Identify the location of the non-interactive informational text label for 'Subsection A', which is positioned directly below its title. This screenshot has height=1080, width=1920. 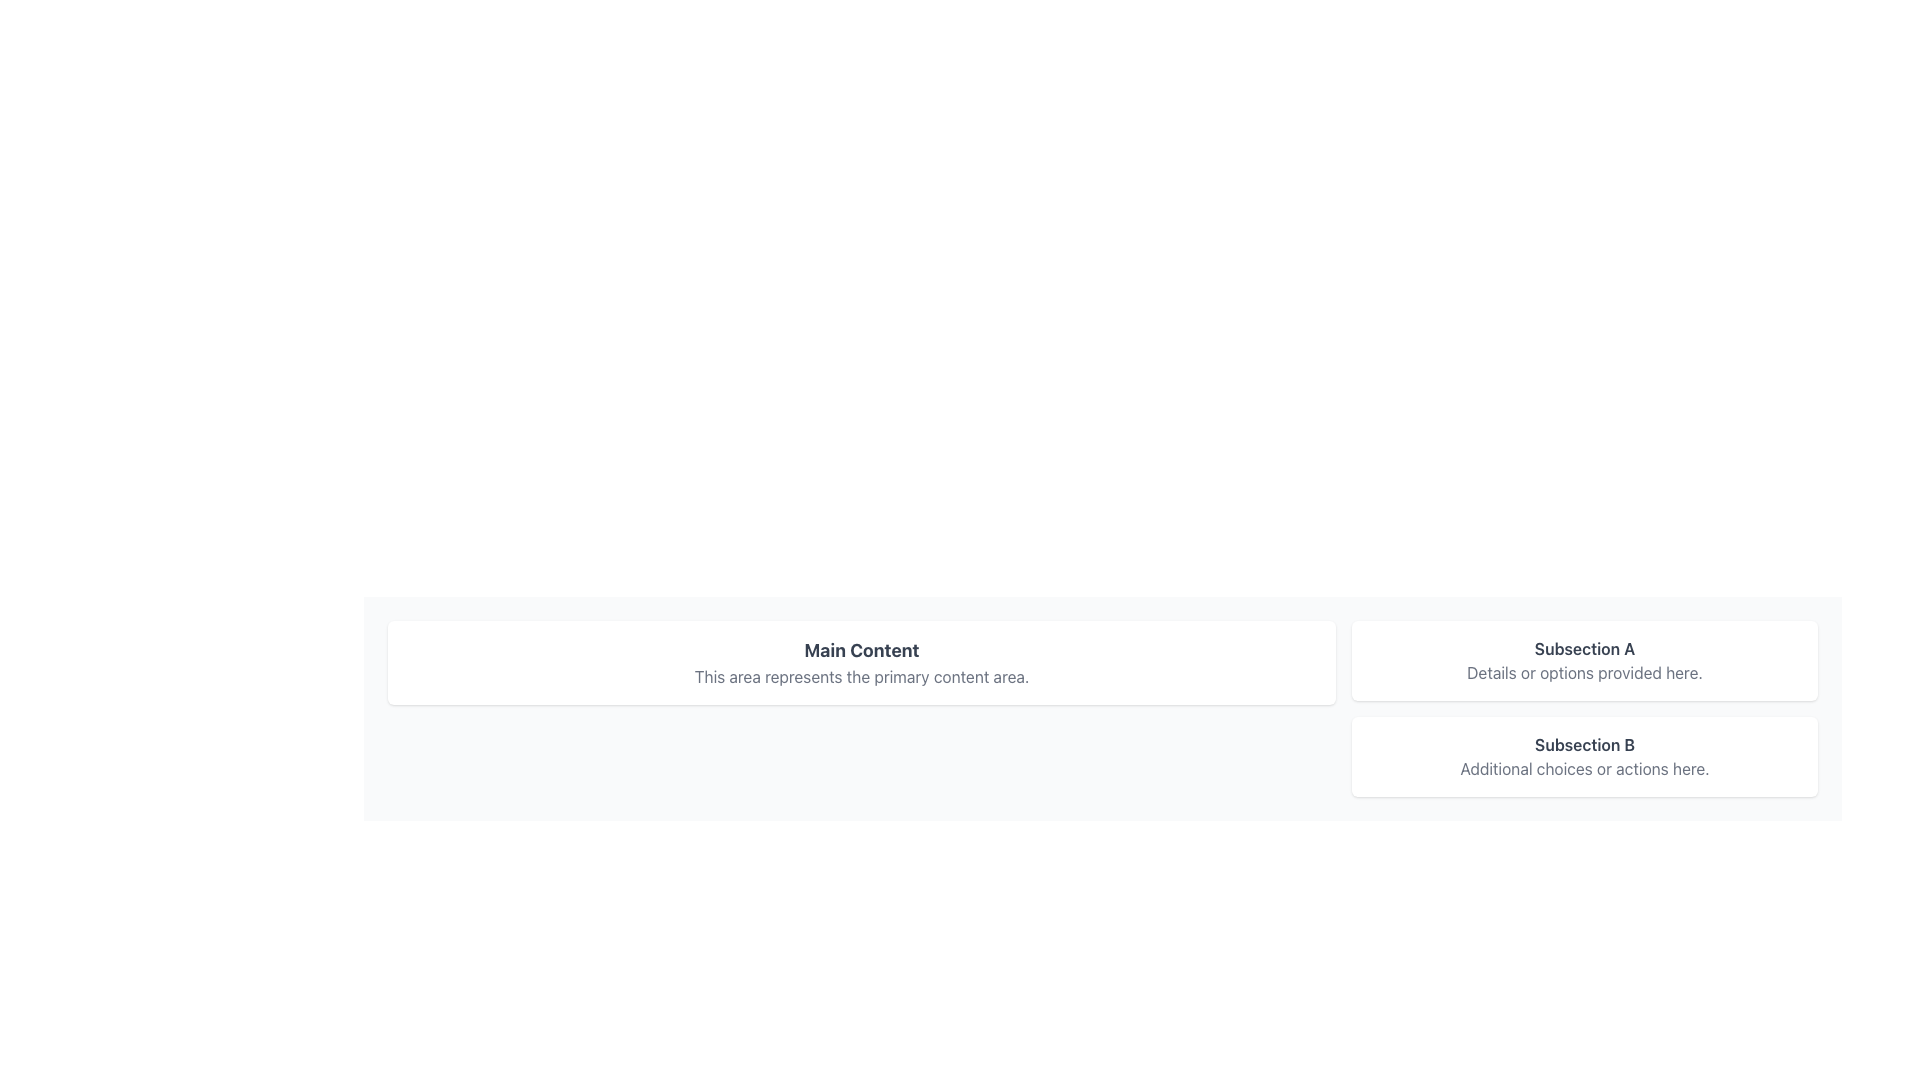
(1583, 672).